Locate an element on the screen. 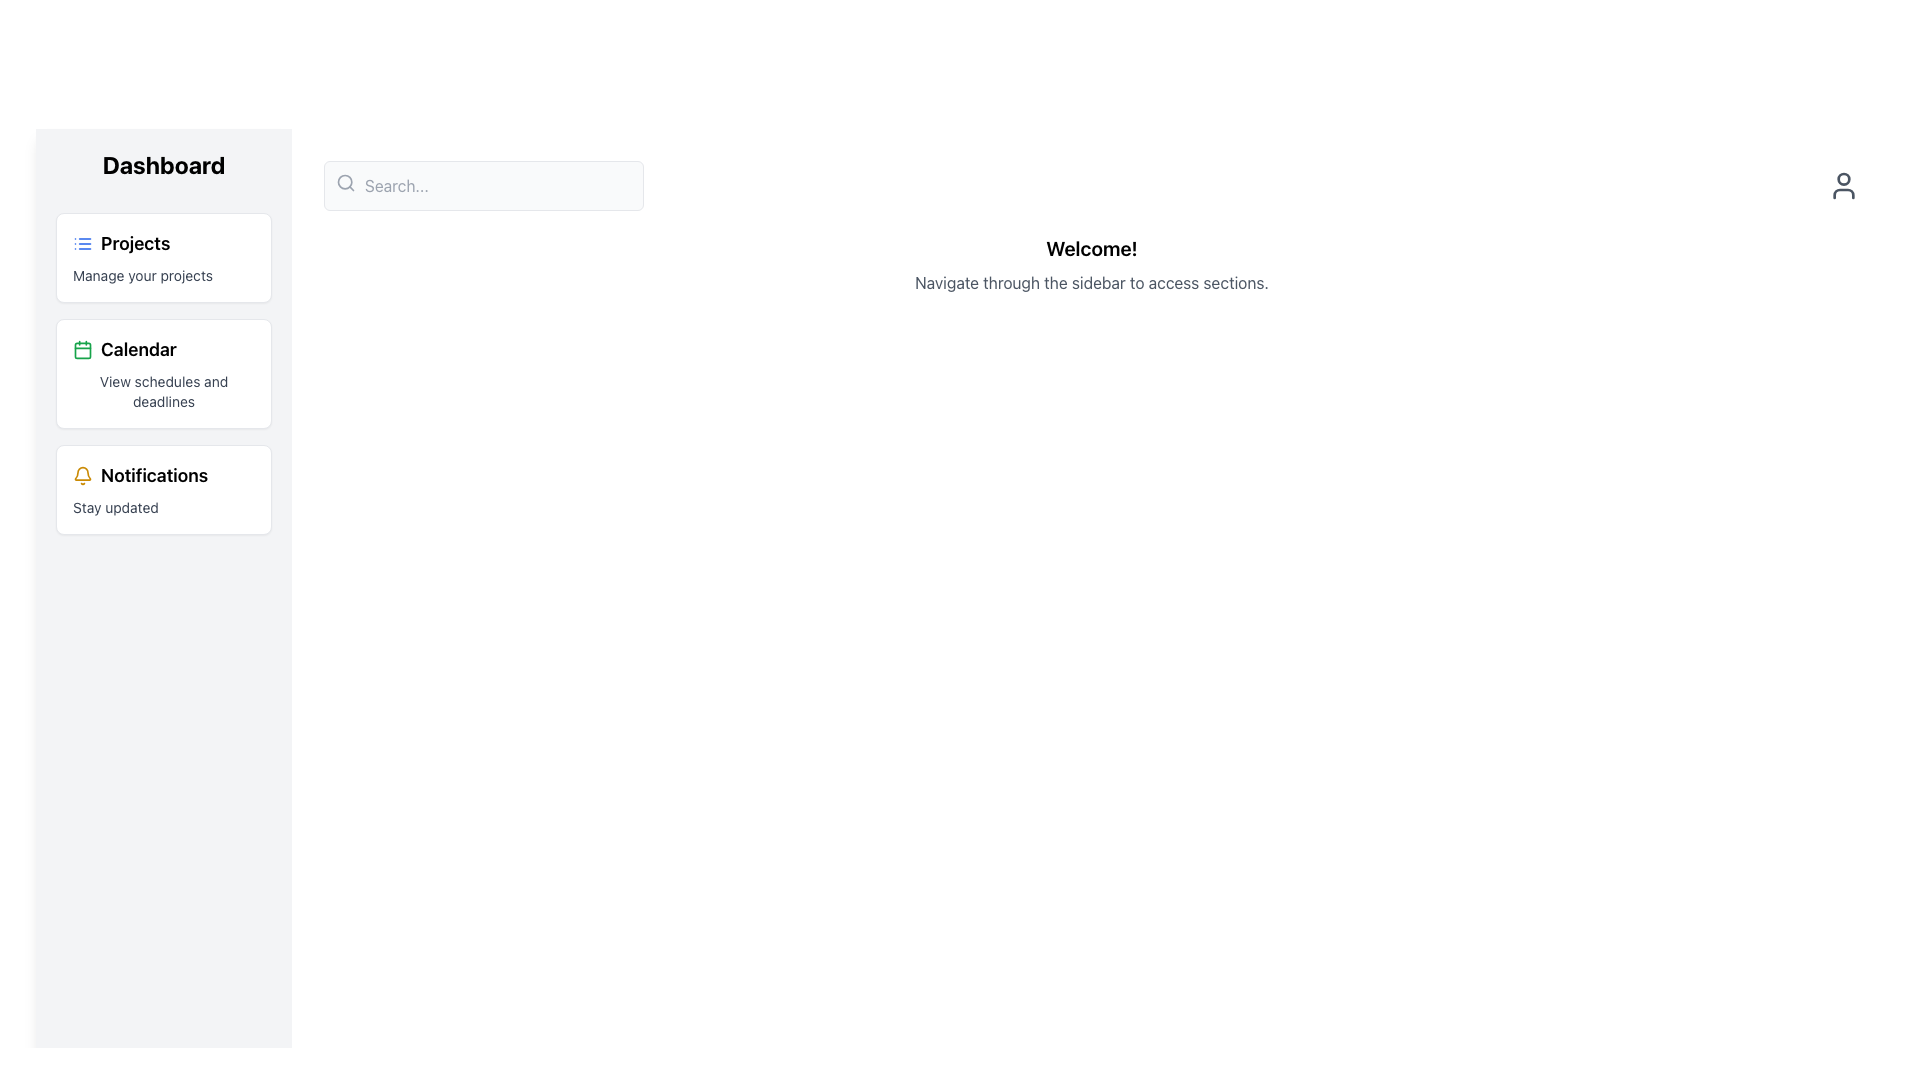  the notification settings card located in the sidebar beneath 'Projects' and 'Calendar' is located at coordinates (163, 489).